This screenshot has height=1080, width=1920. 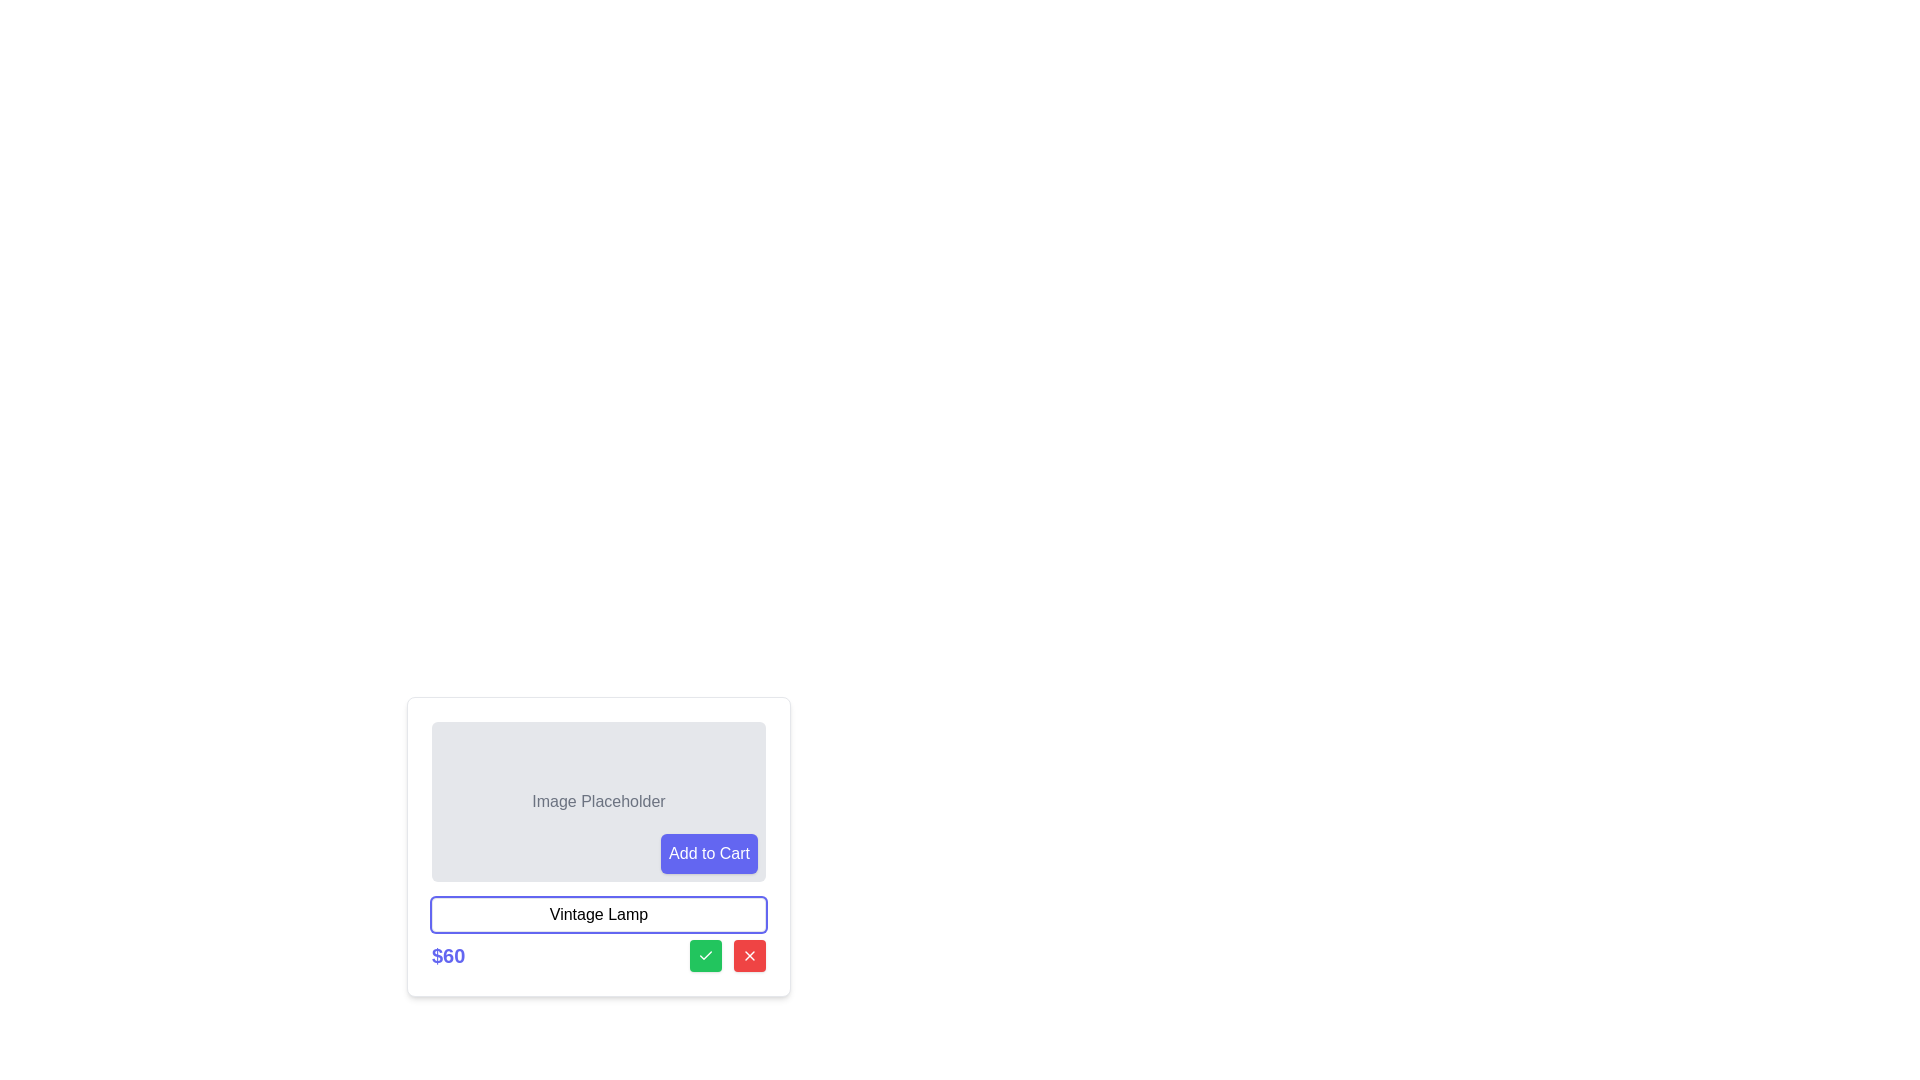 I want to click on the placeholder text label that indicates a space reserved for an image or visual content, located in the top-center of a card-like component, so click(x=598, y=801).